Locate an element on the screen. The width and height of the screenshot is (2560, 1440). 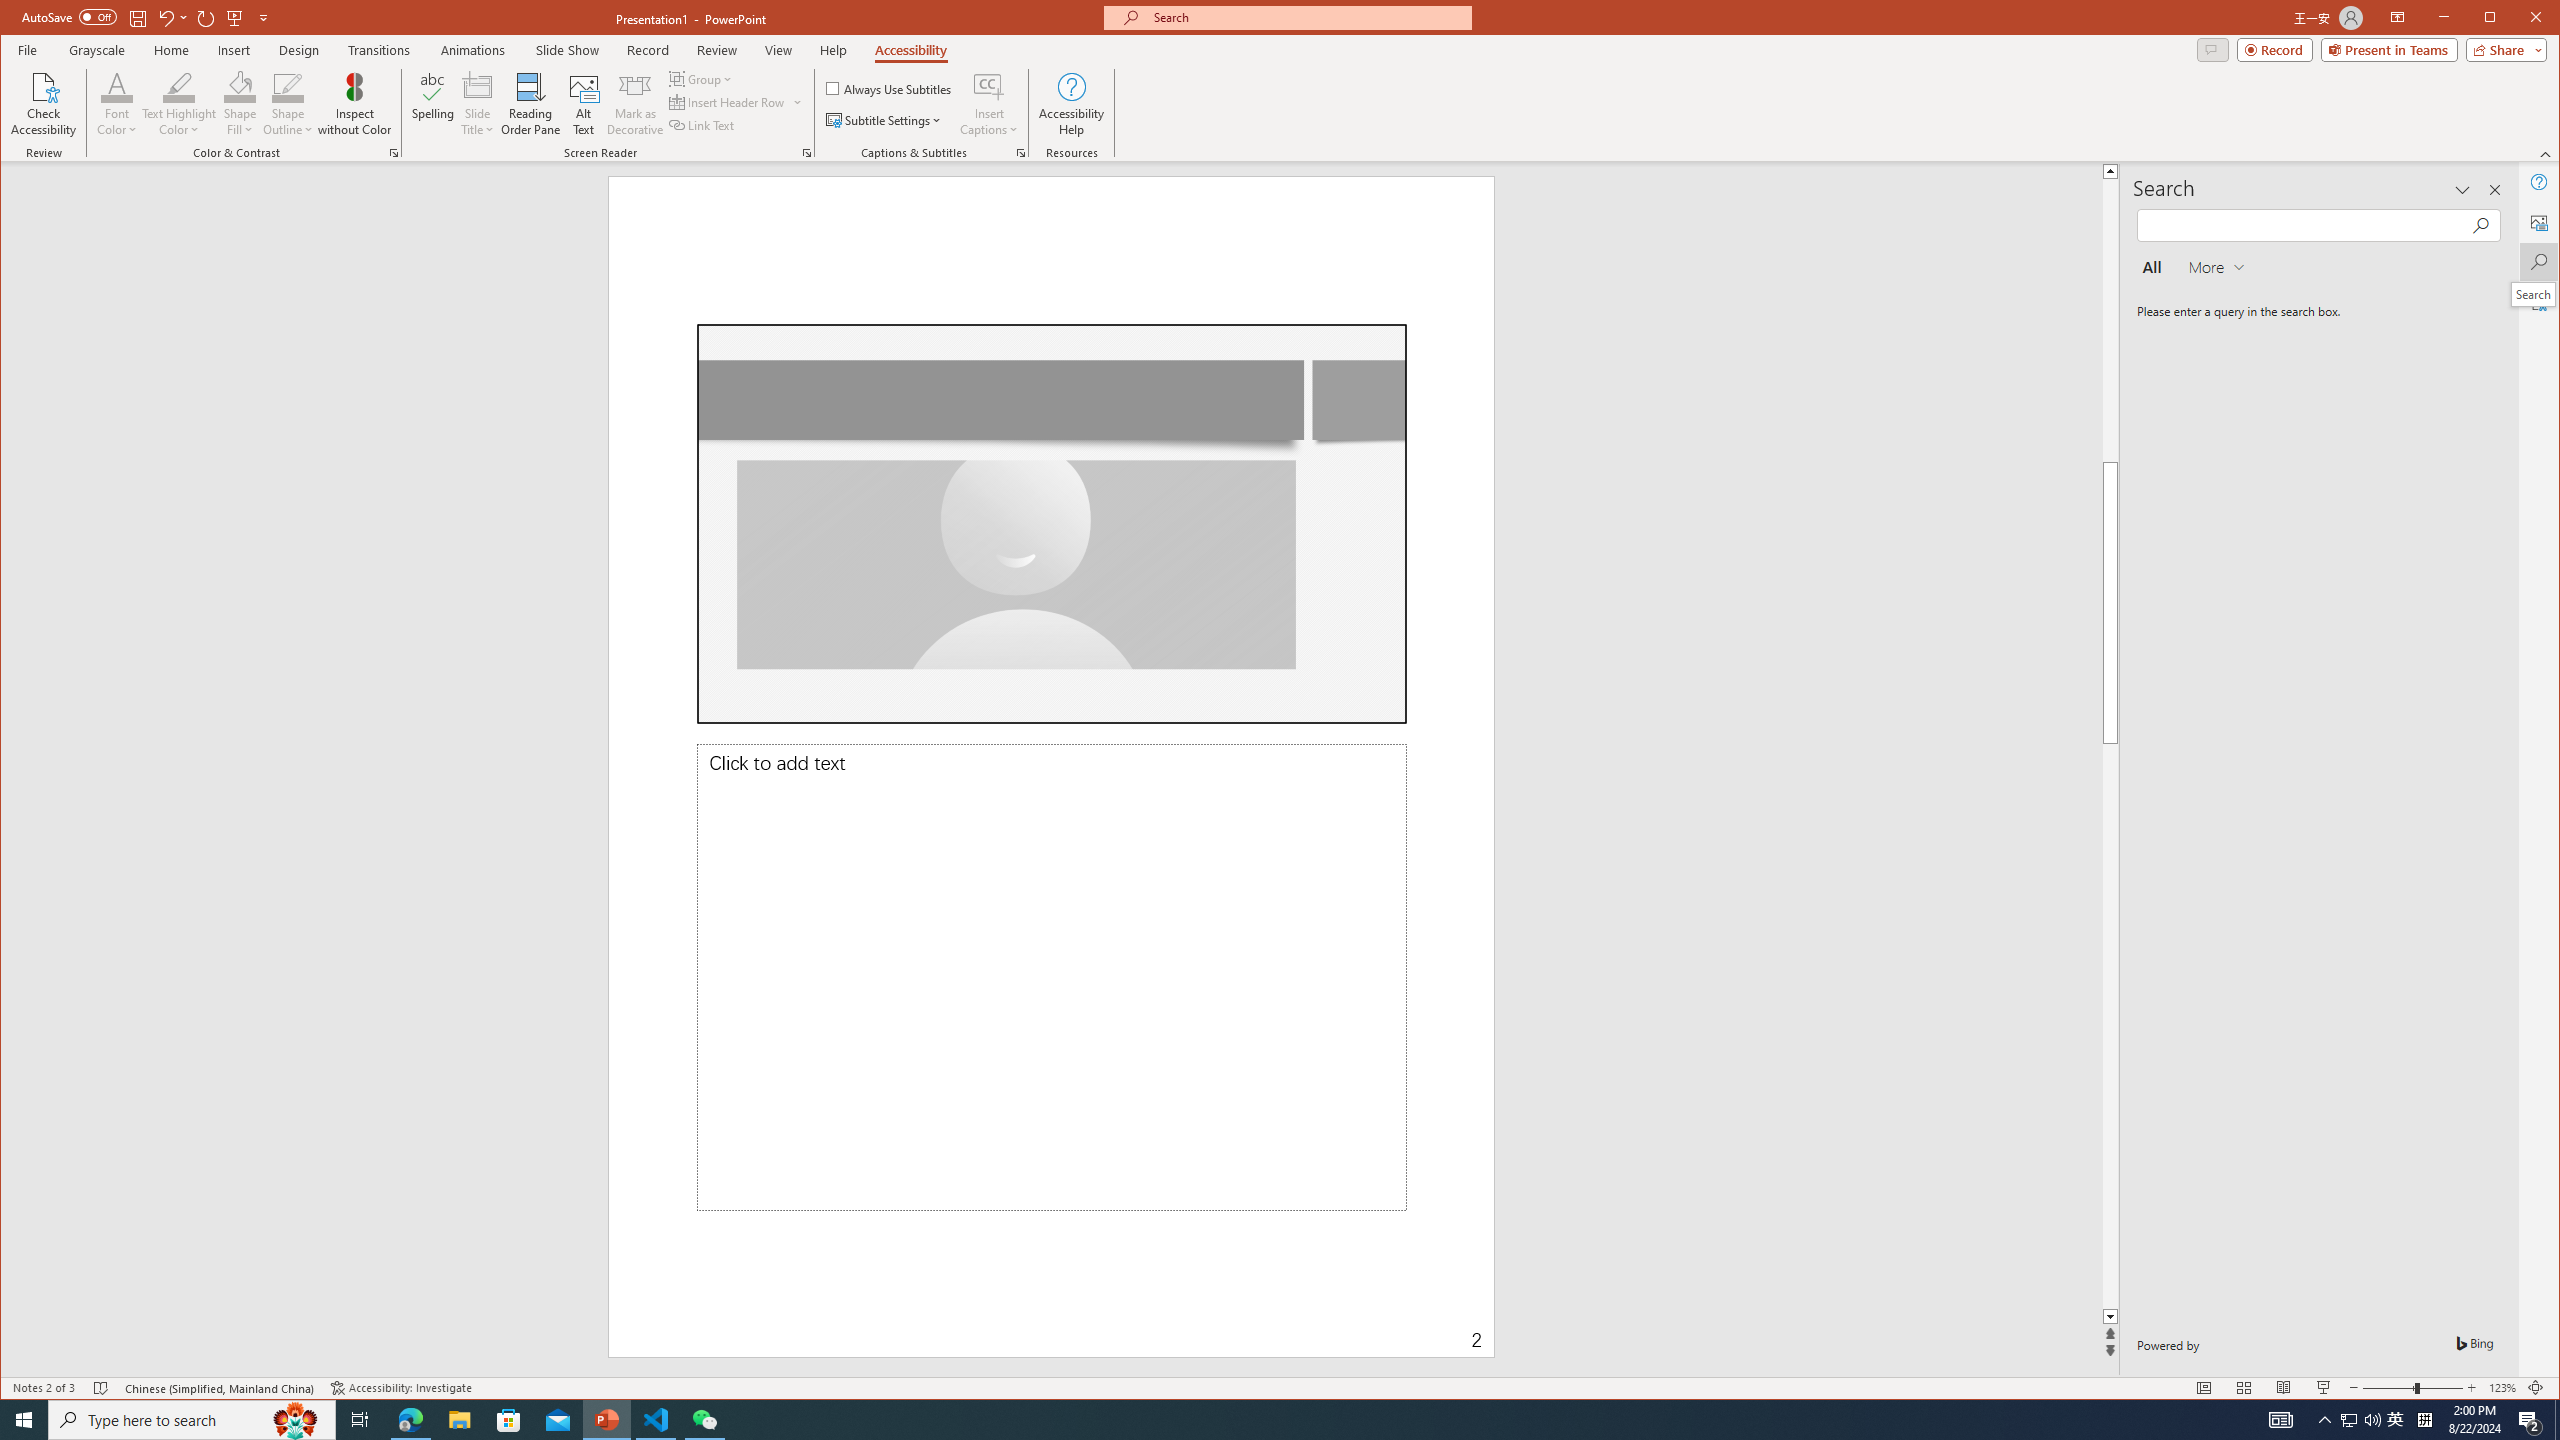
'Shape Fill Orange, Accent 2' is located at coordinates (240, 85).